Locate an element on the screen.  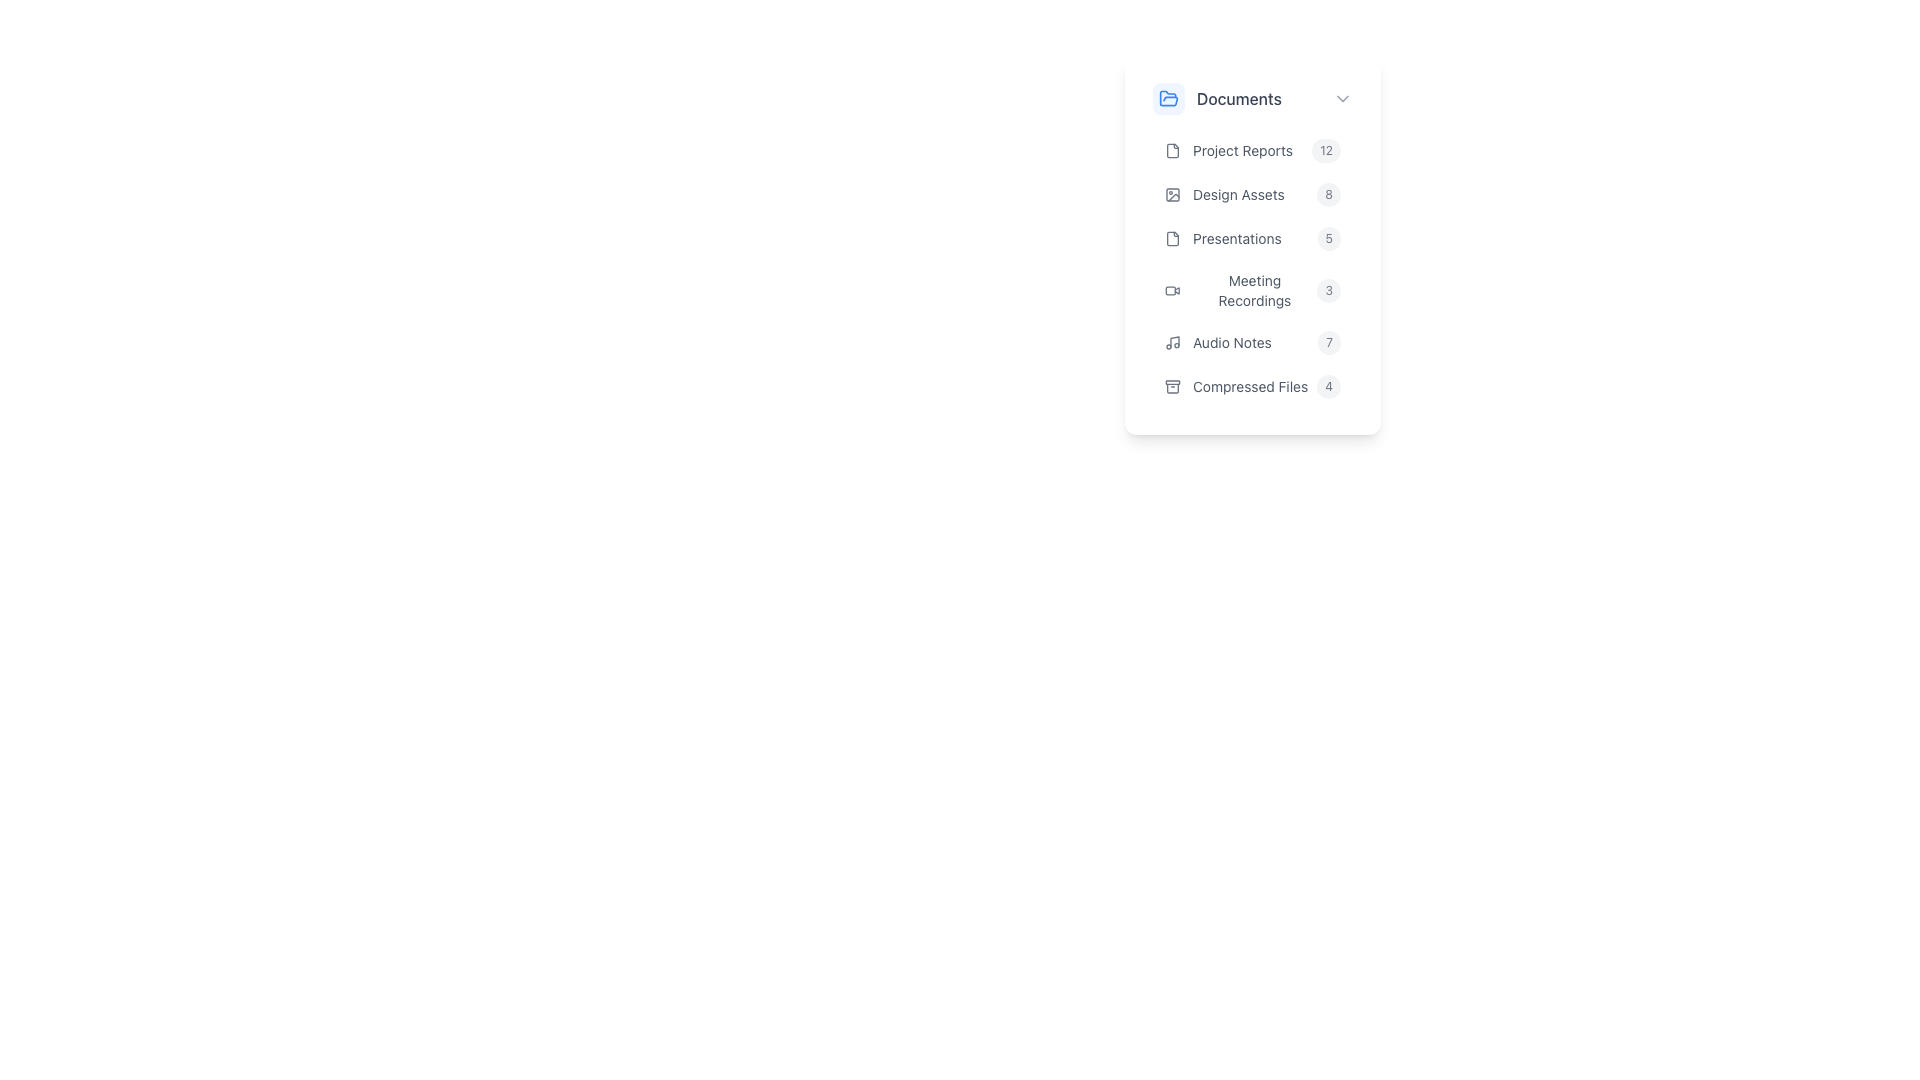
the List Item displaying 'Presentations' with the badge number '5', which is the third item in a vertical list, to trigger a visual effect is located at coordinates (1251, 239).